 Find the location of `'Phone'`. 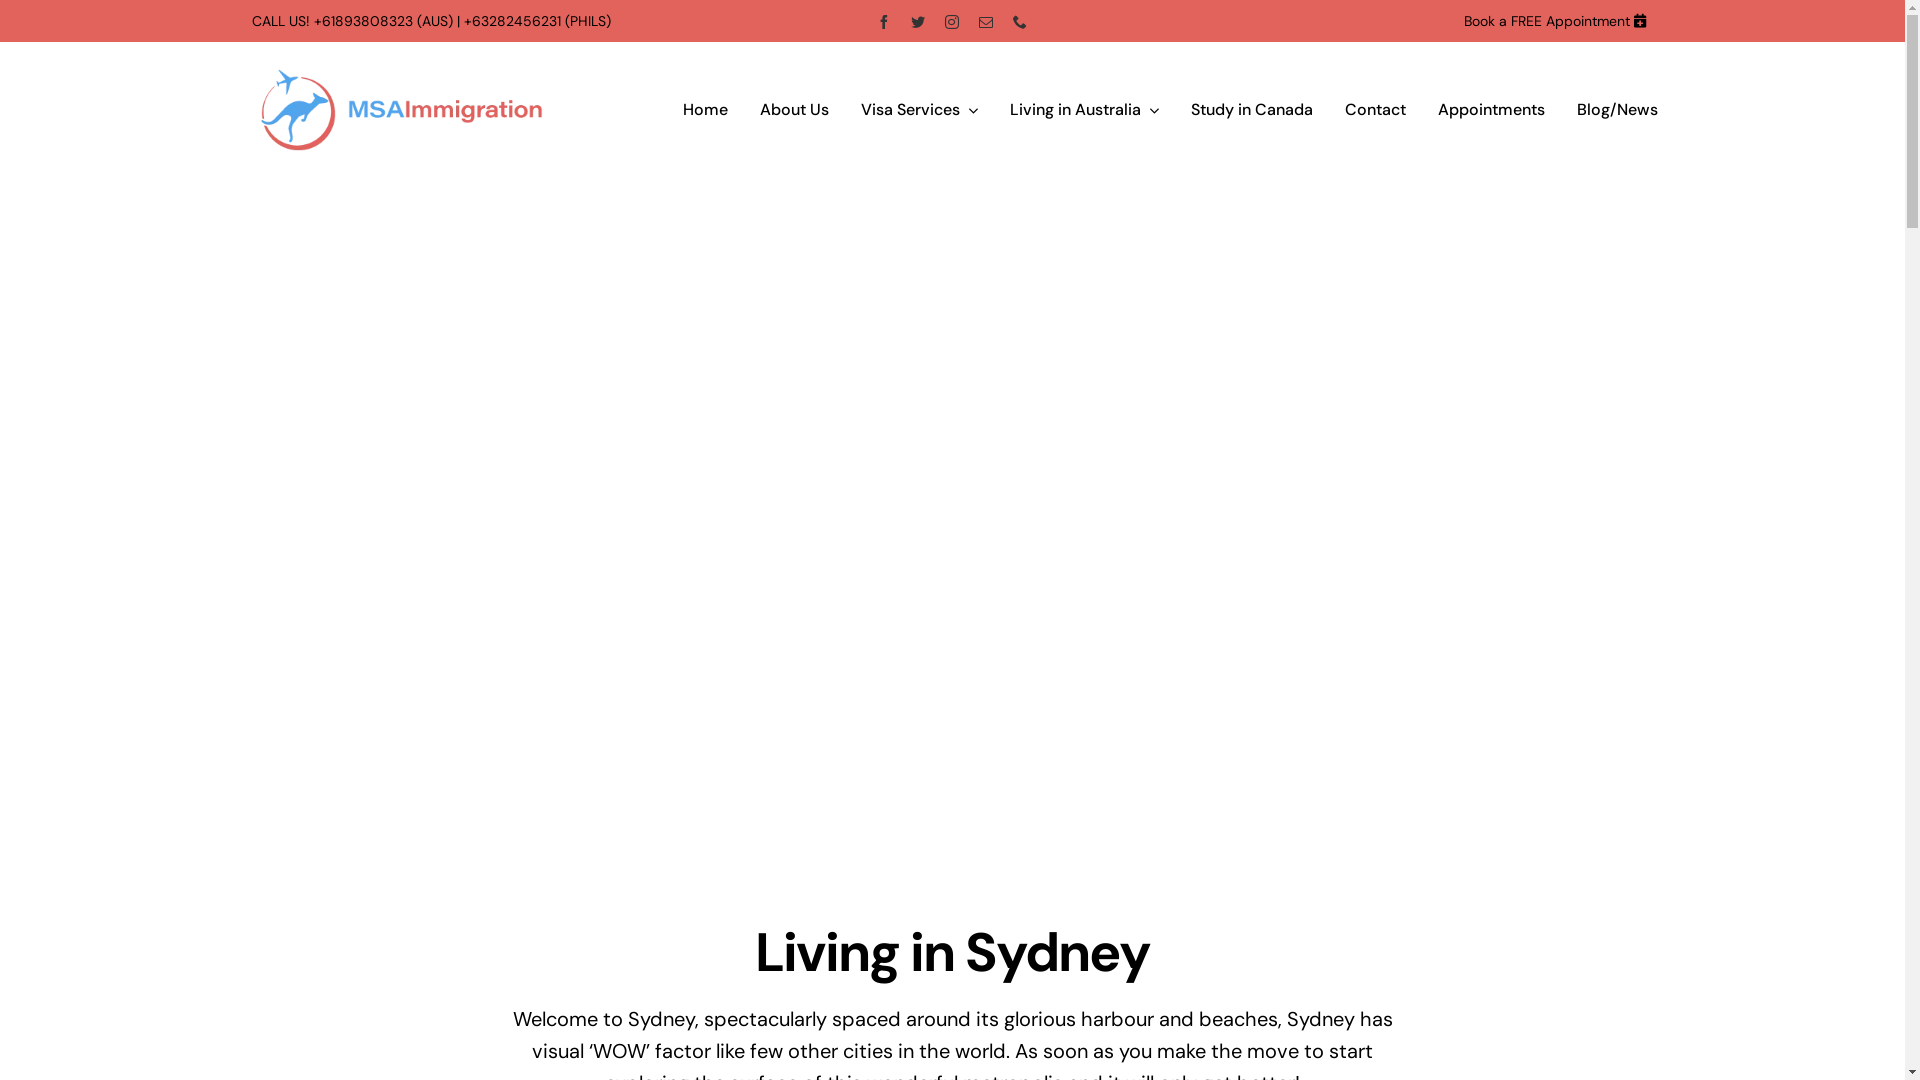

'Phone' is located at coordinates (1019, 20).